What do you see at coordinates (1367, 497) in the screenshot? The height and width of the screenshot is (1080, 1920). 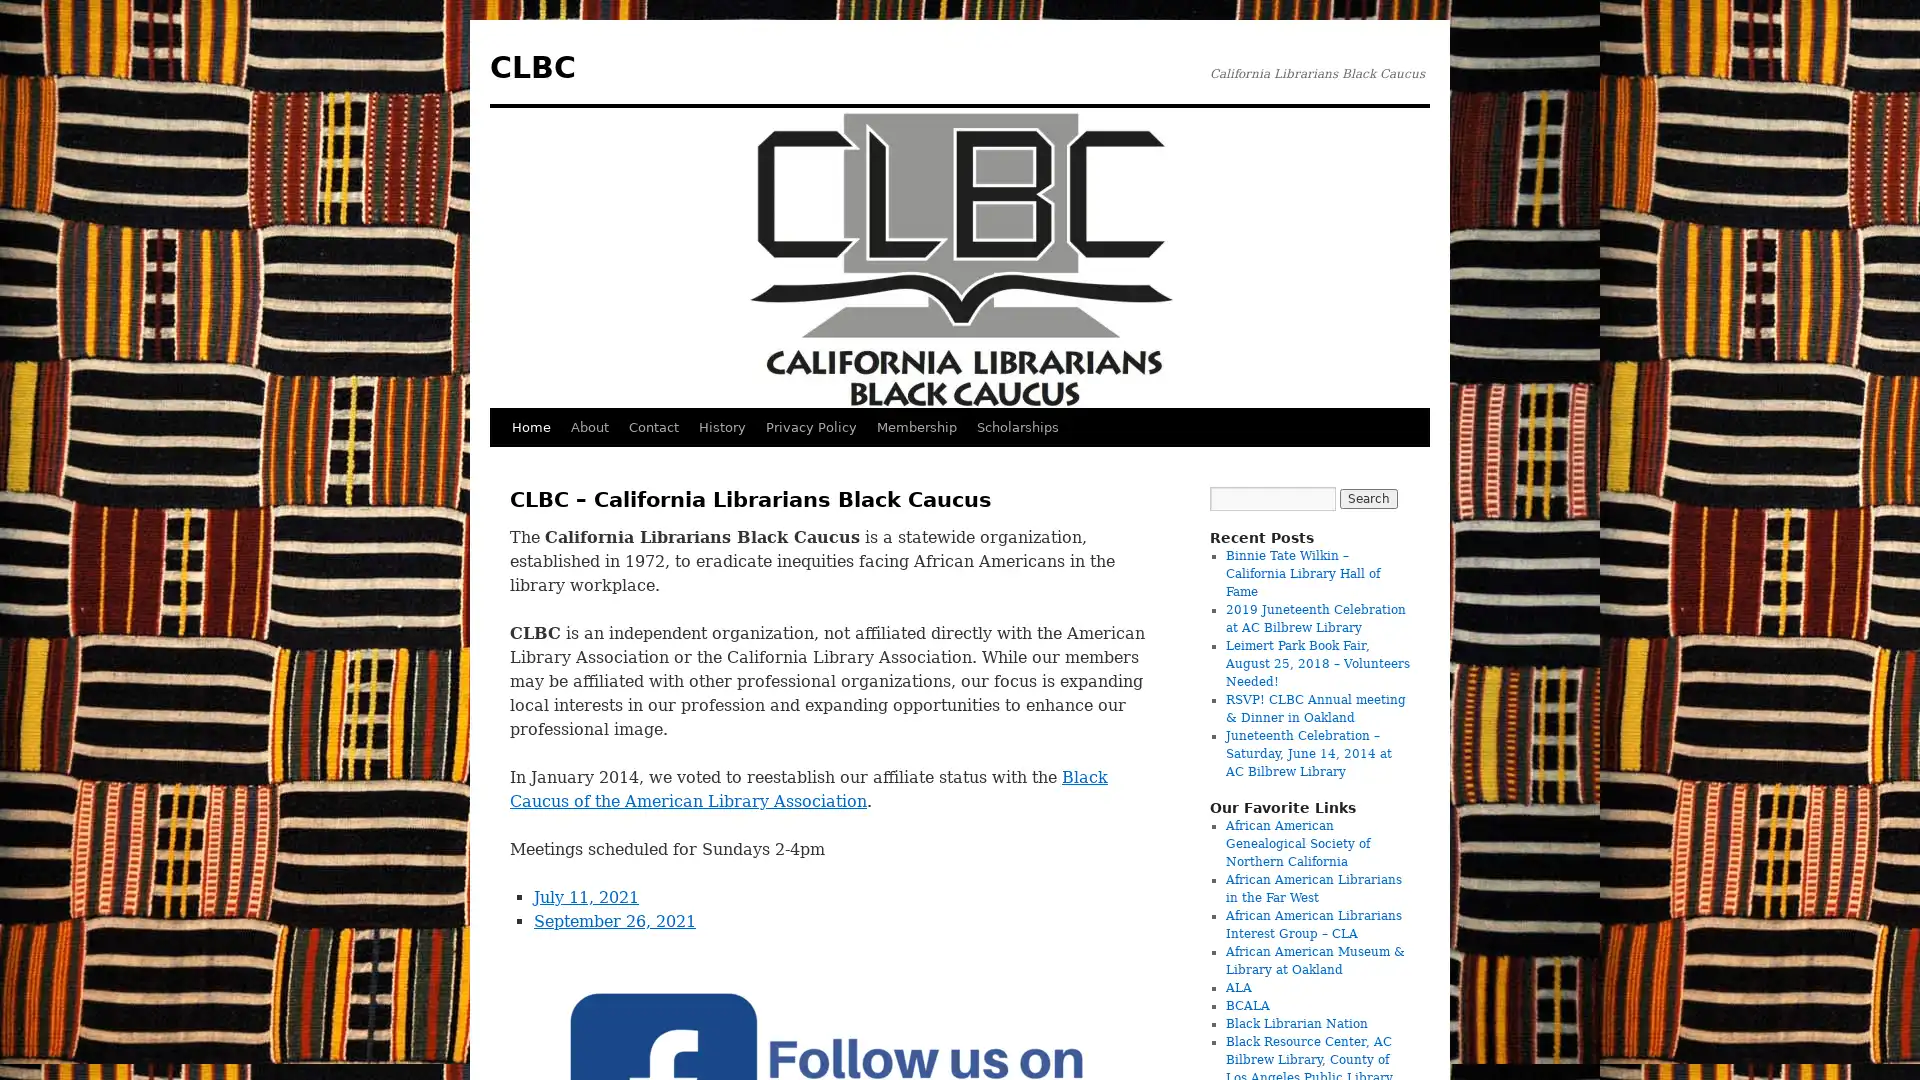 I see `Search` at bounding box center [1367, 497].